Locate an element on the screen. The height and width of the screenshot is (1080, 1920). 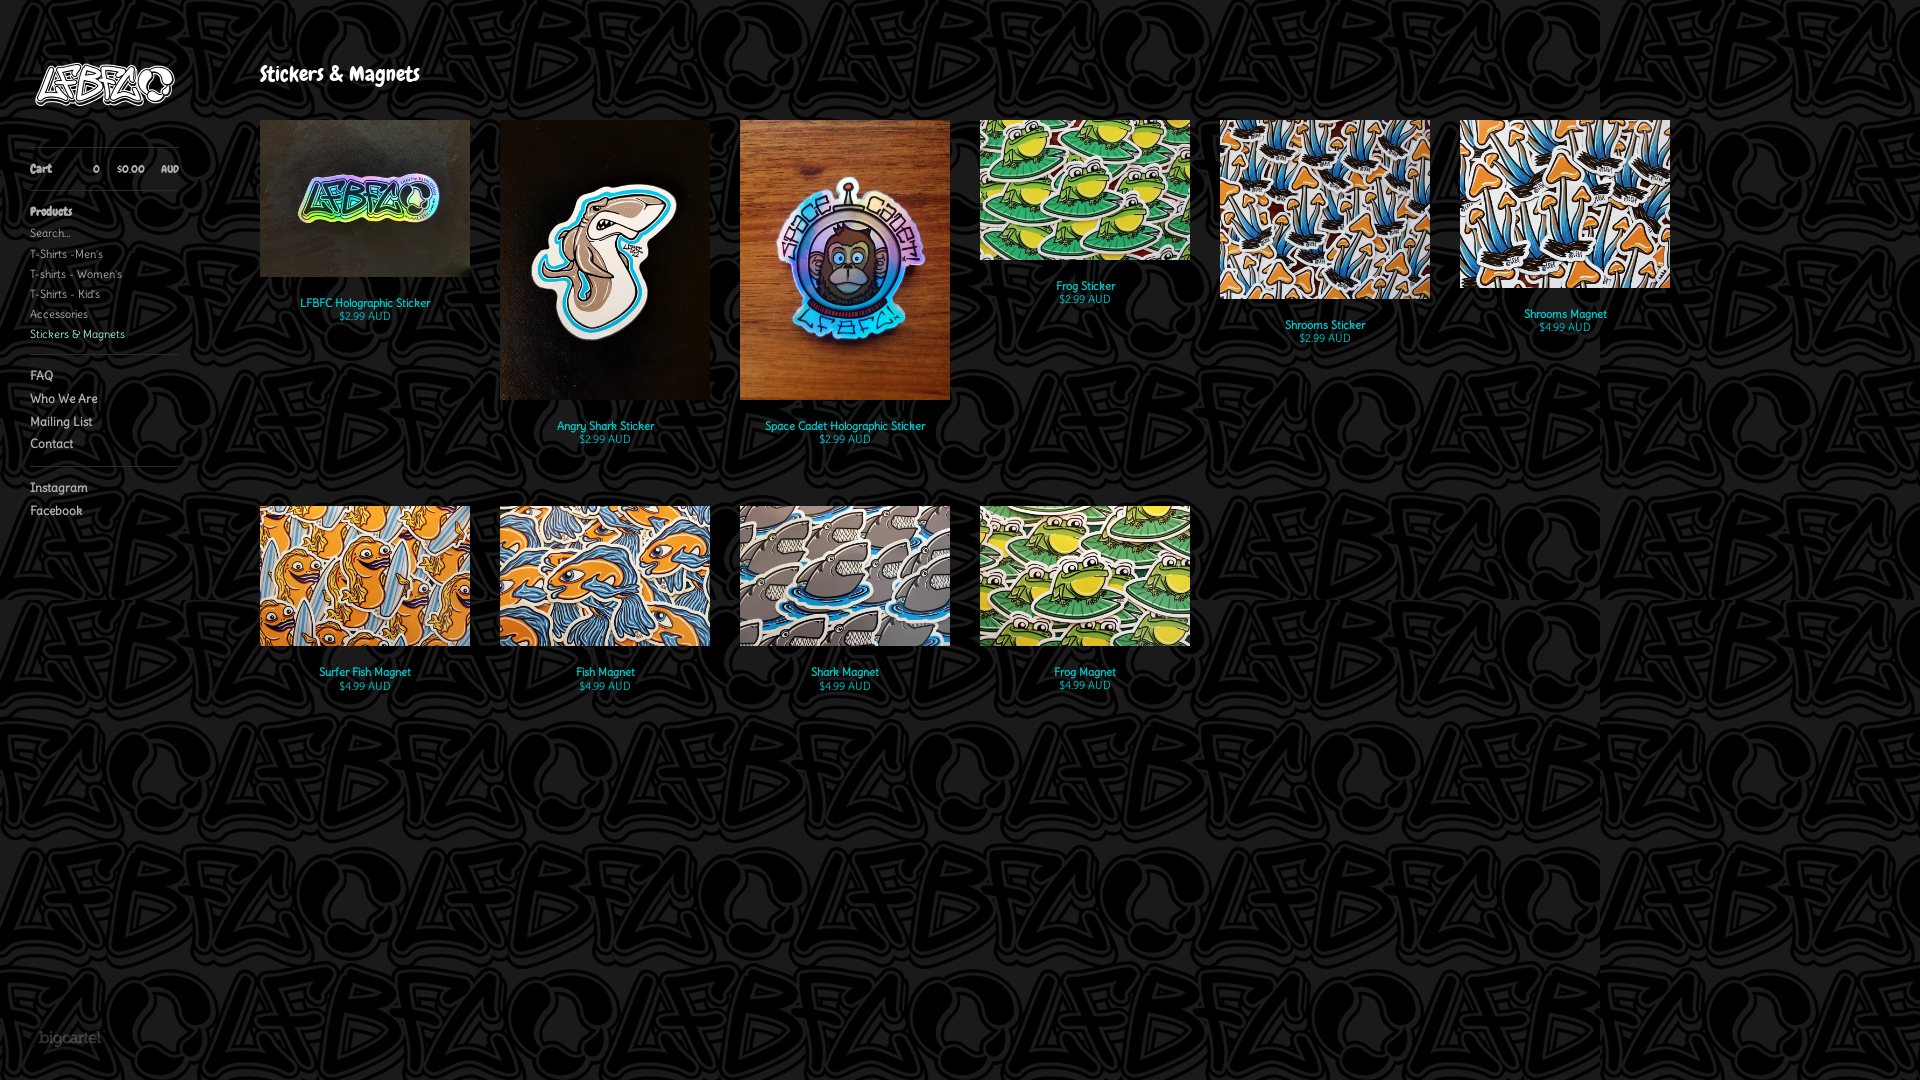
'Powered by Big Cartel' is located at coordinates (69, 1036).